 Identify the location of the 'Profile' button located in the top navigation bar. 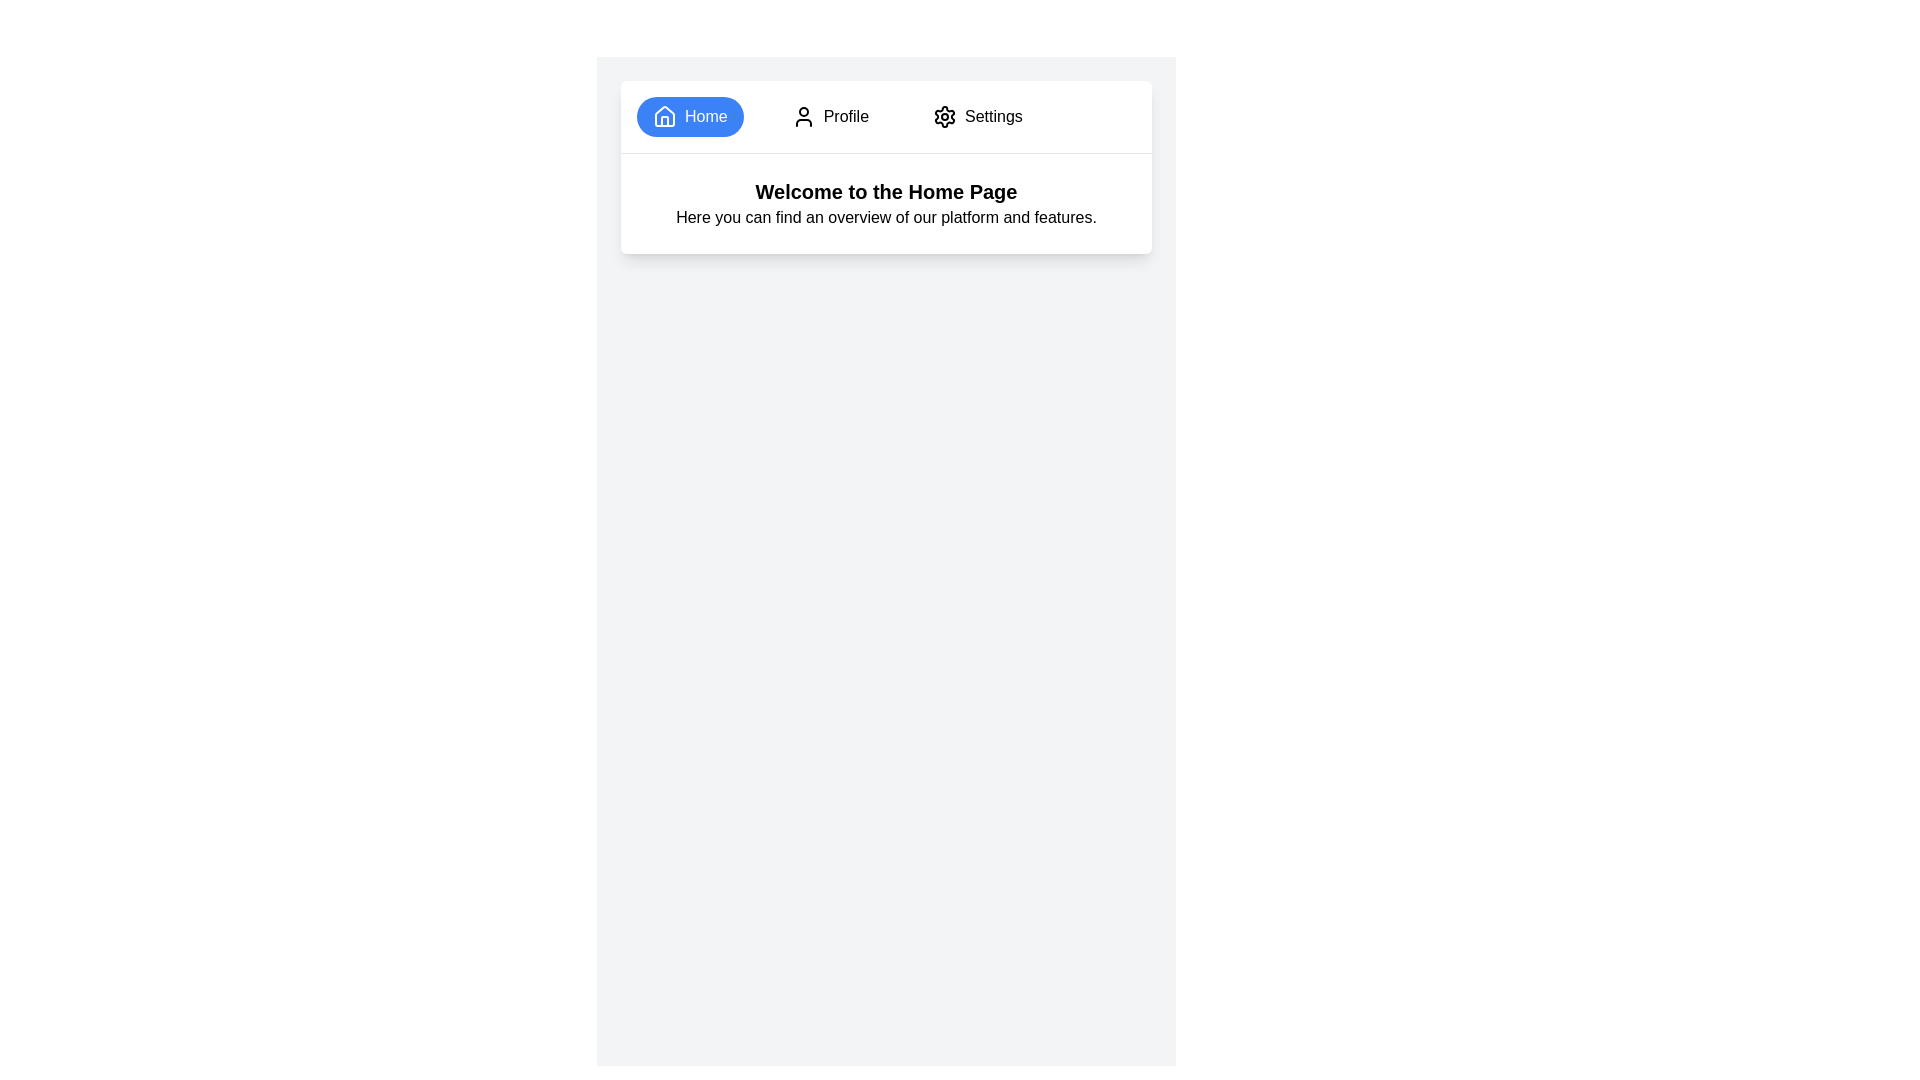
(830, 116).